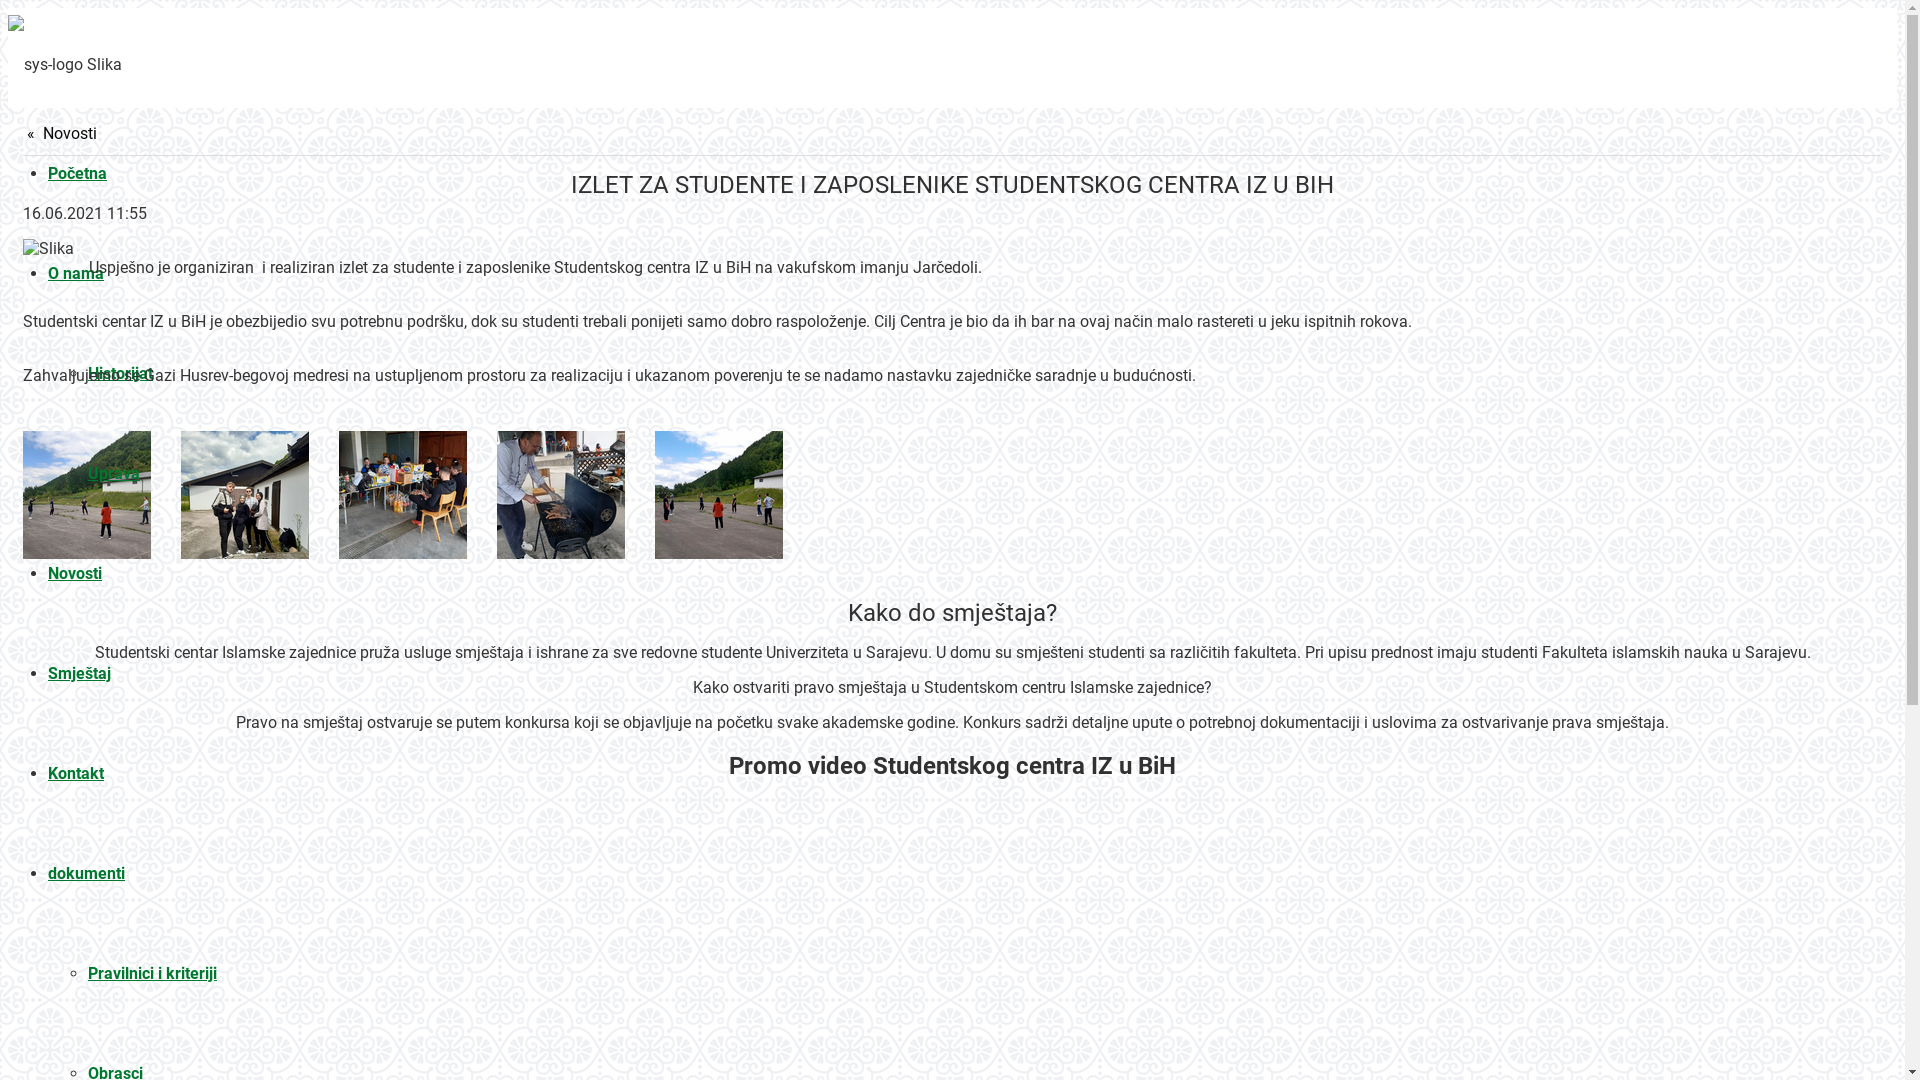 The image size is (1920, 1080). What do you see at coordinates (86, 373) in the screenshot?
I see `'Historijat'` at bounding box center [86, 373].